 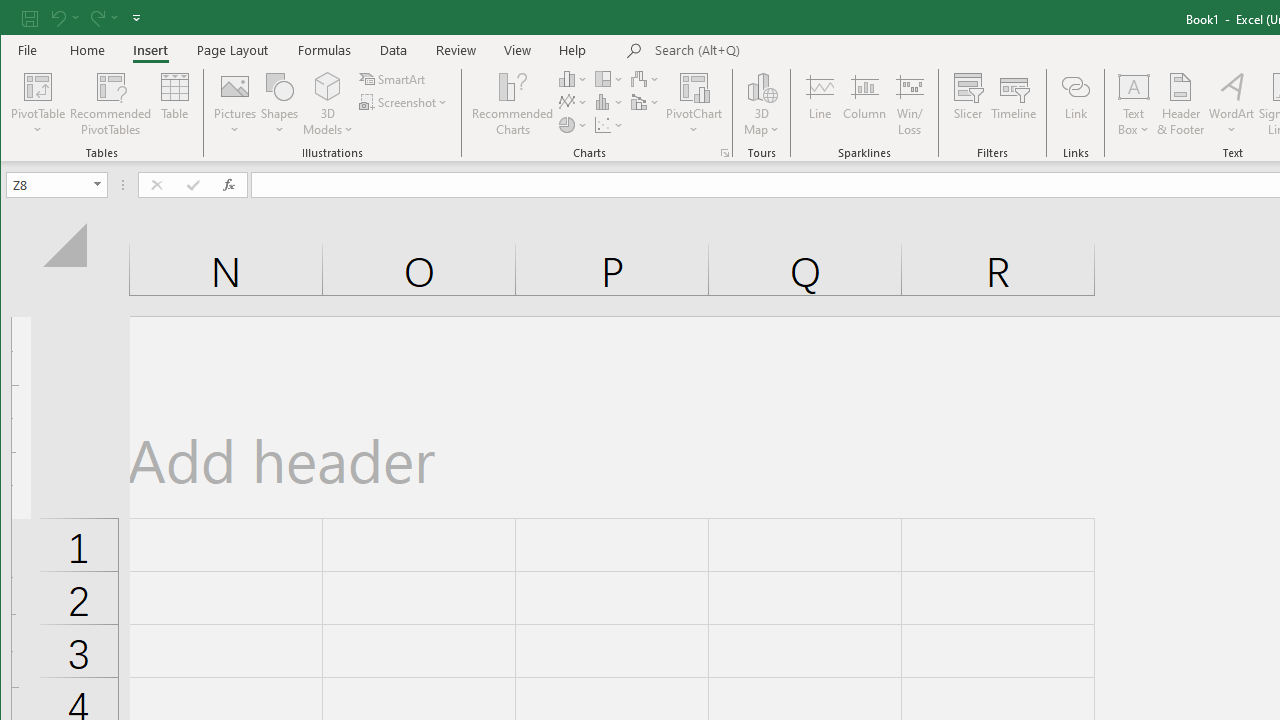 What do you see at coordinates (38, 104) in the screenshot?
I see `'PivotTable'` at bounding box center [38, 104].